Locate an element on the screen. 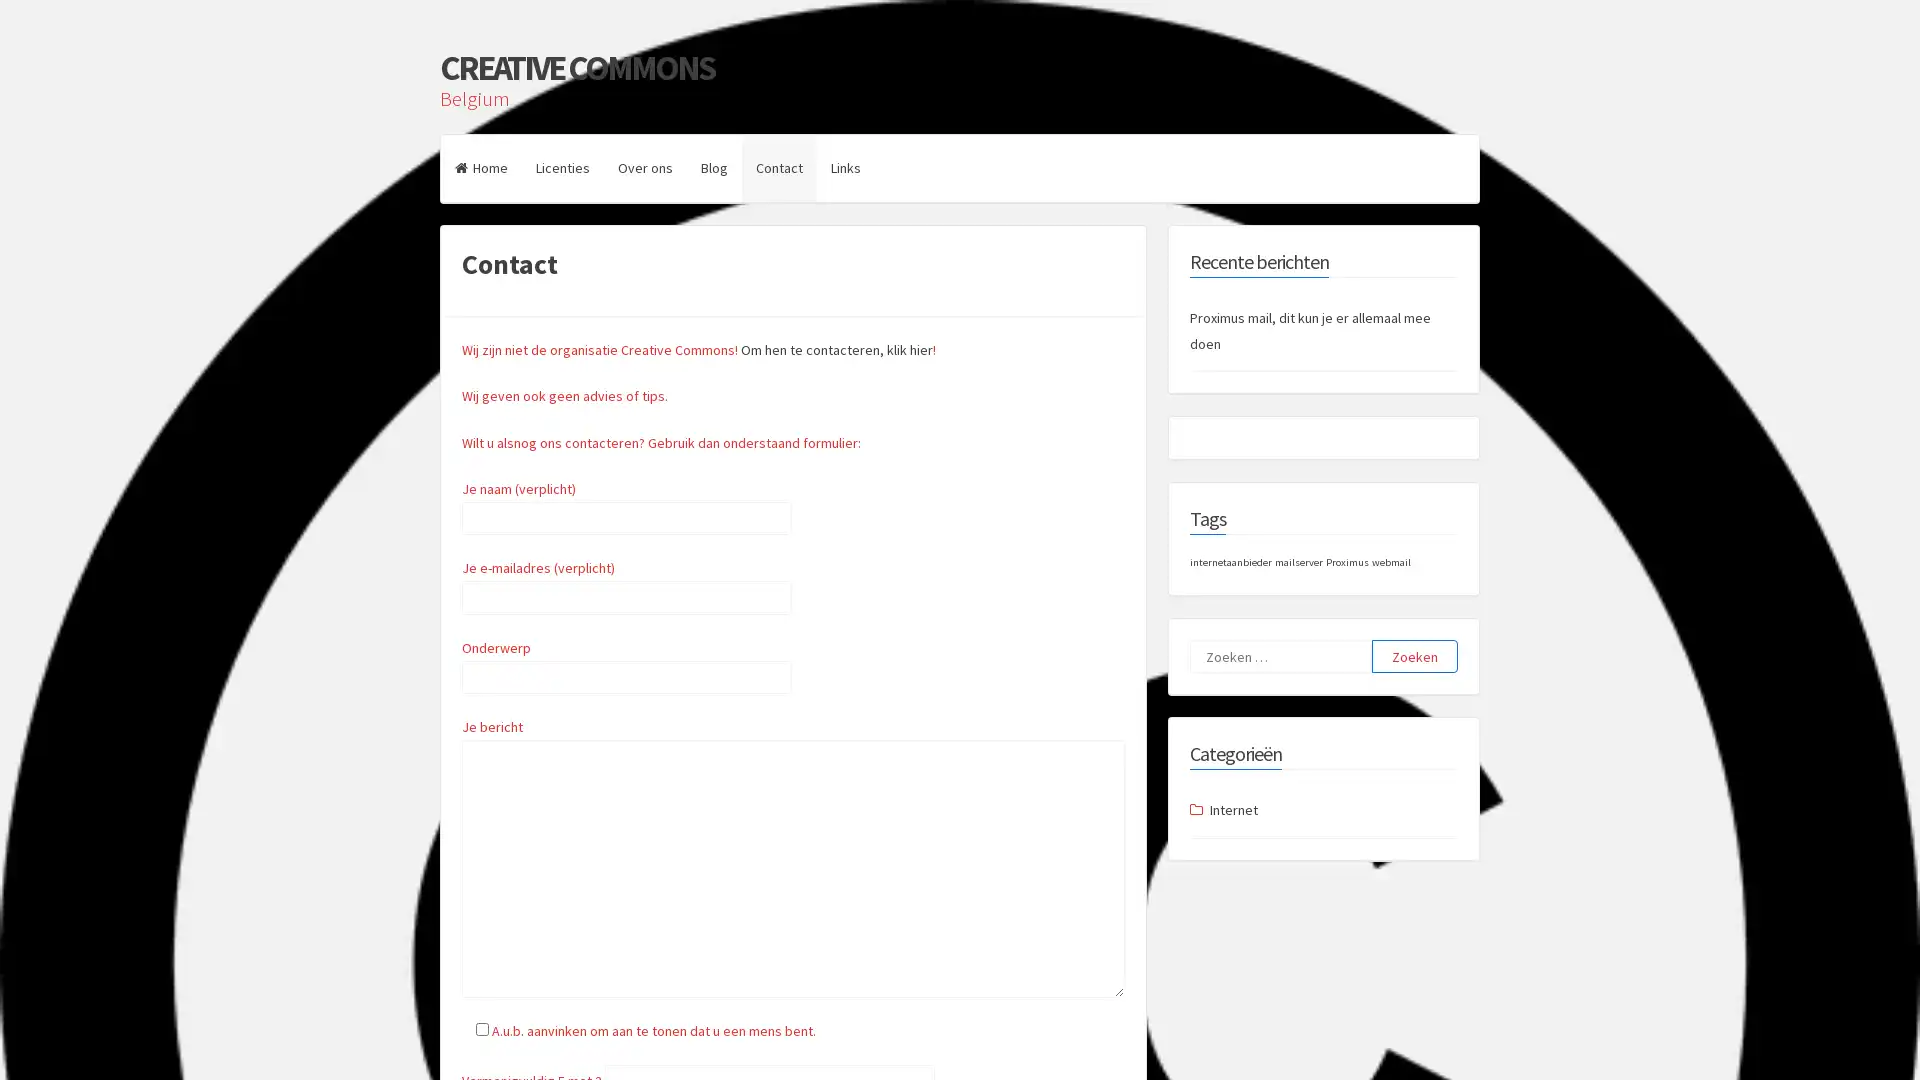 The width and height of the screenshot is (1920, 1080). Zoeken is located at coordinates (1414, 656).